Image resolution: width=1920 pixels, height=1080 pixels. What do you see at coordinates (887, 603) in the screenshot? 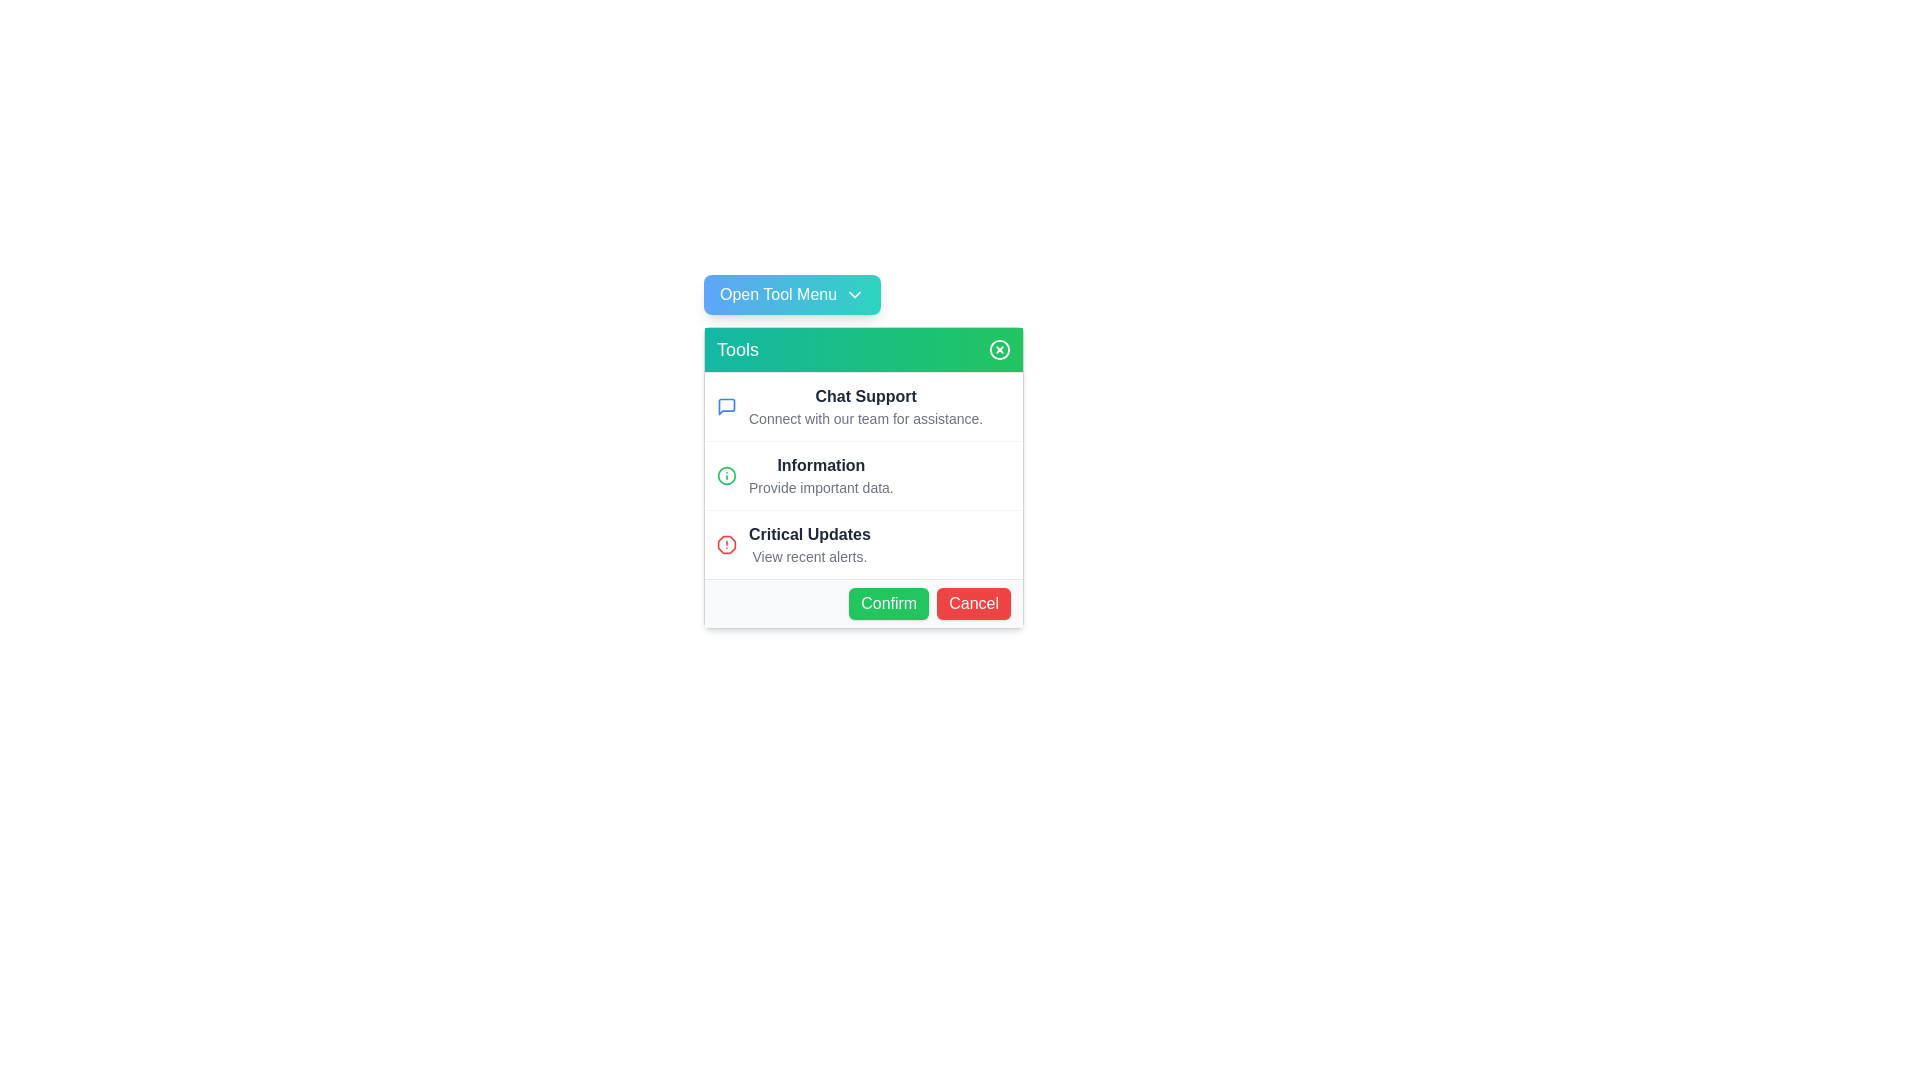
I see `the 'Confirm' button, which is a rectangular button with white text on a green background, located at the bottom of a modal window` at bounding box center [887, 603].